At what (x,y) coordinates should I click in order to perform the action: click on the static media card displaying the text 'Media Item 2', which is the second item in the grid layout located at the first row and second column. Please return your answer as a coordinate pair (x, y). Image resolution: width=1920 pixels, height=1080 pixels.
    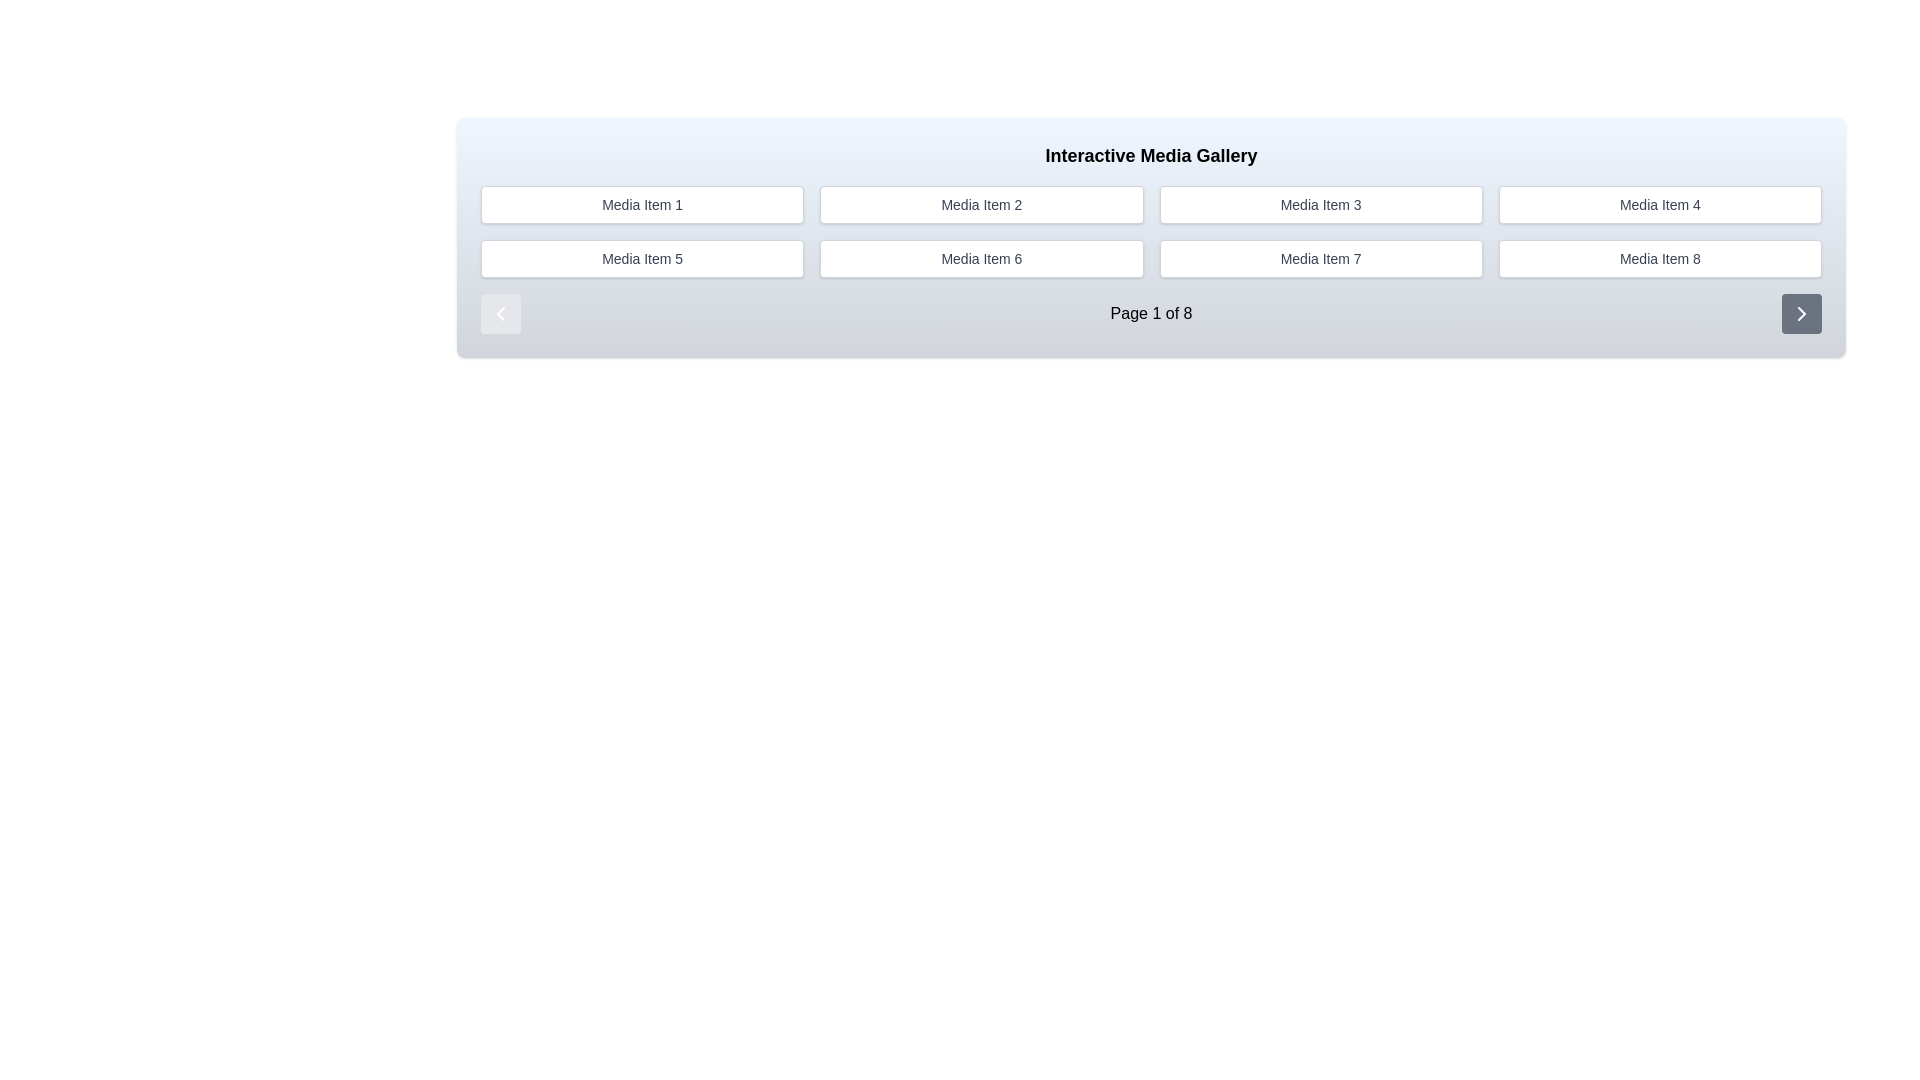
    Looking at the image, I should click on (981, 204).